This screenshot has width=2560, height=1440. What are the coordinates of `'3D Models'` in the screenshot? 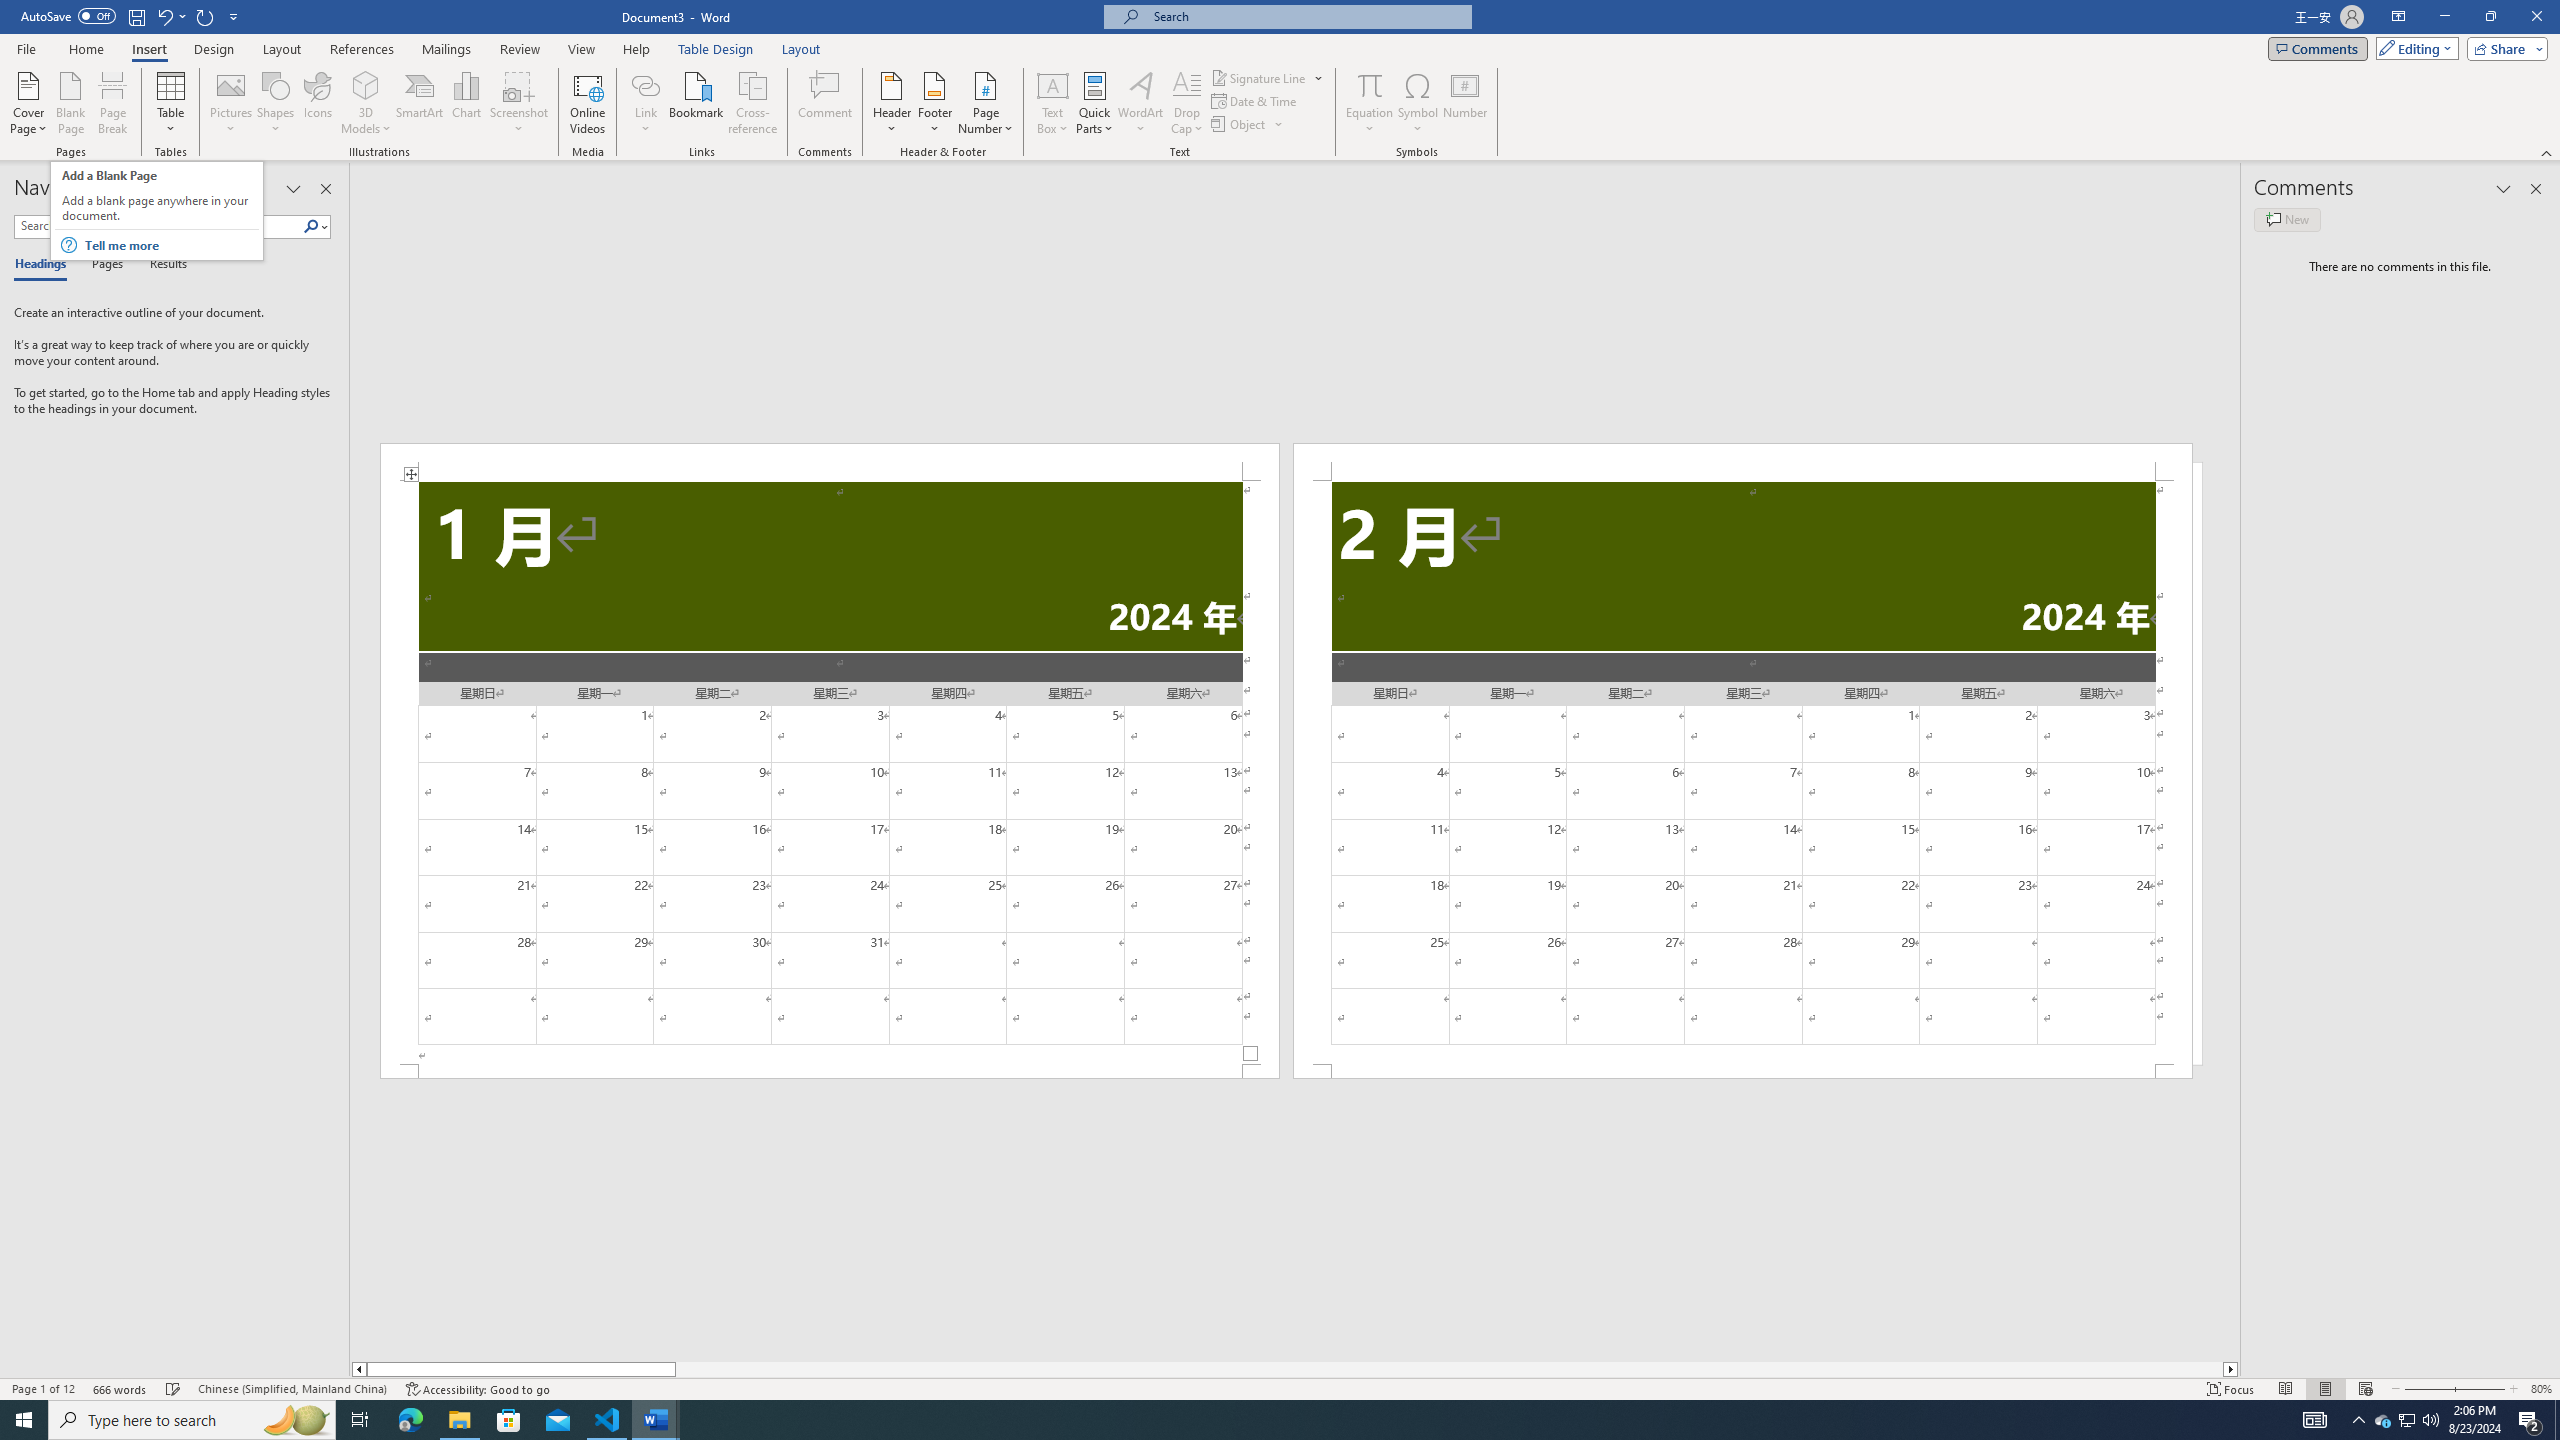 It's located at (366, 103).